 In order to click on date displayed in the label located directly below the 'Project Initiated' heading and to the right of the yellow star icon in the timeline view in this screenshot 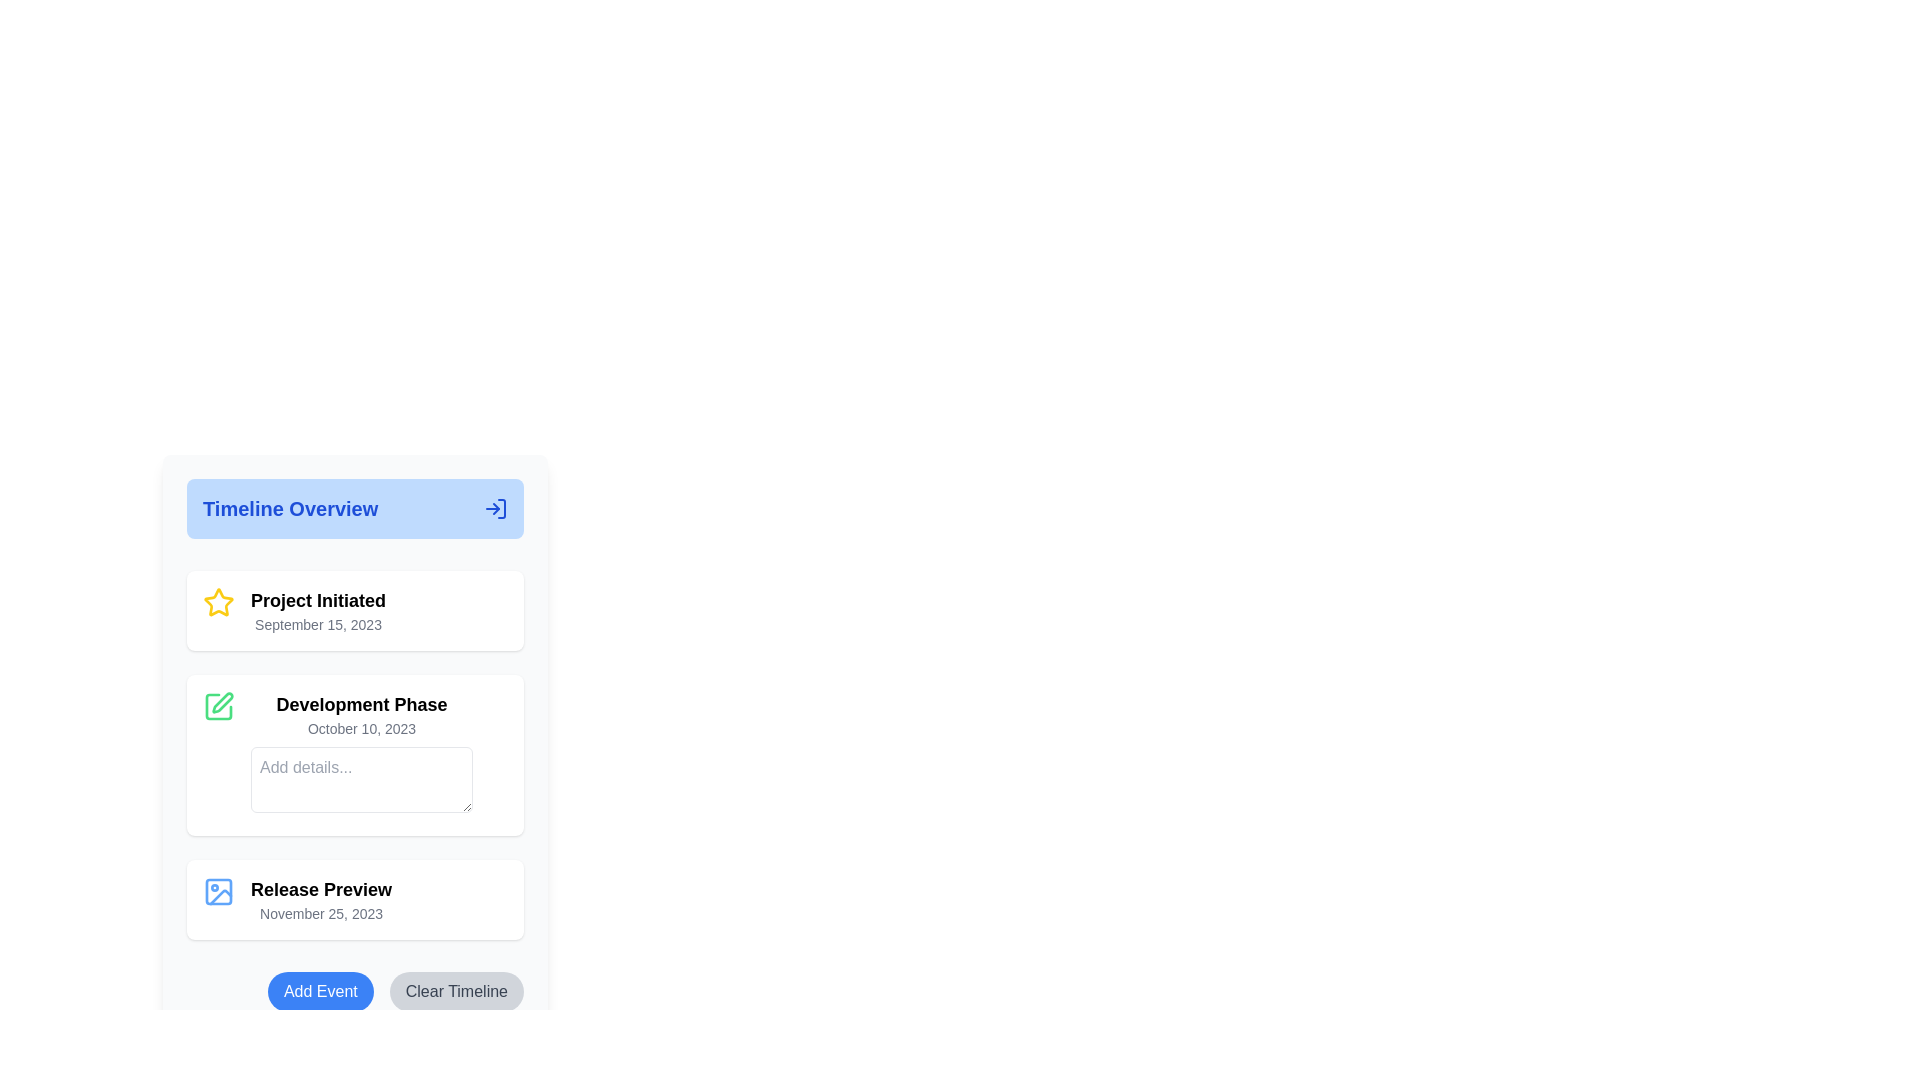, I will do `click(317, 623)`.